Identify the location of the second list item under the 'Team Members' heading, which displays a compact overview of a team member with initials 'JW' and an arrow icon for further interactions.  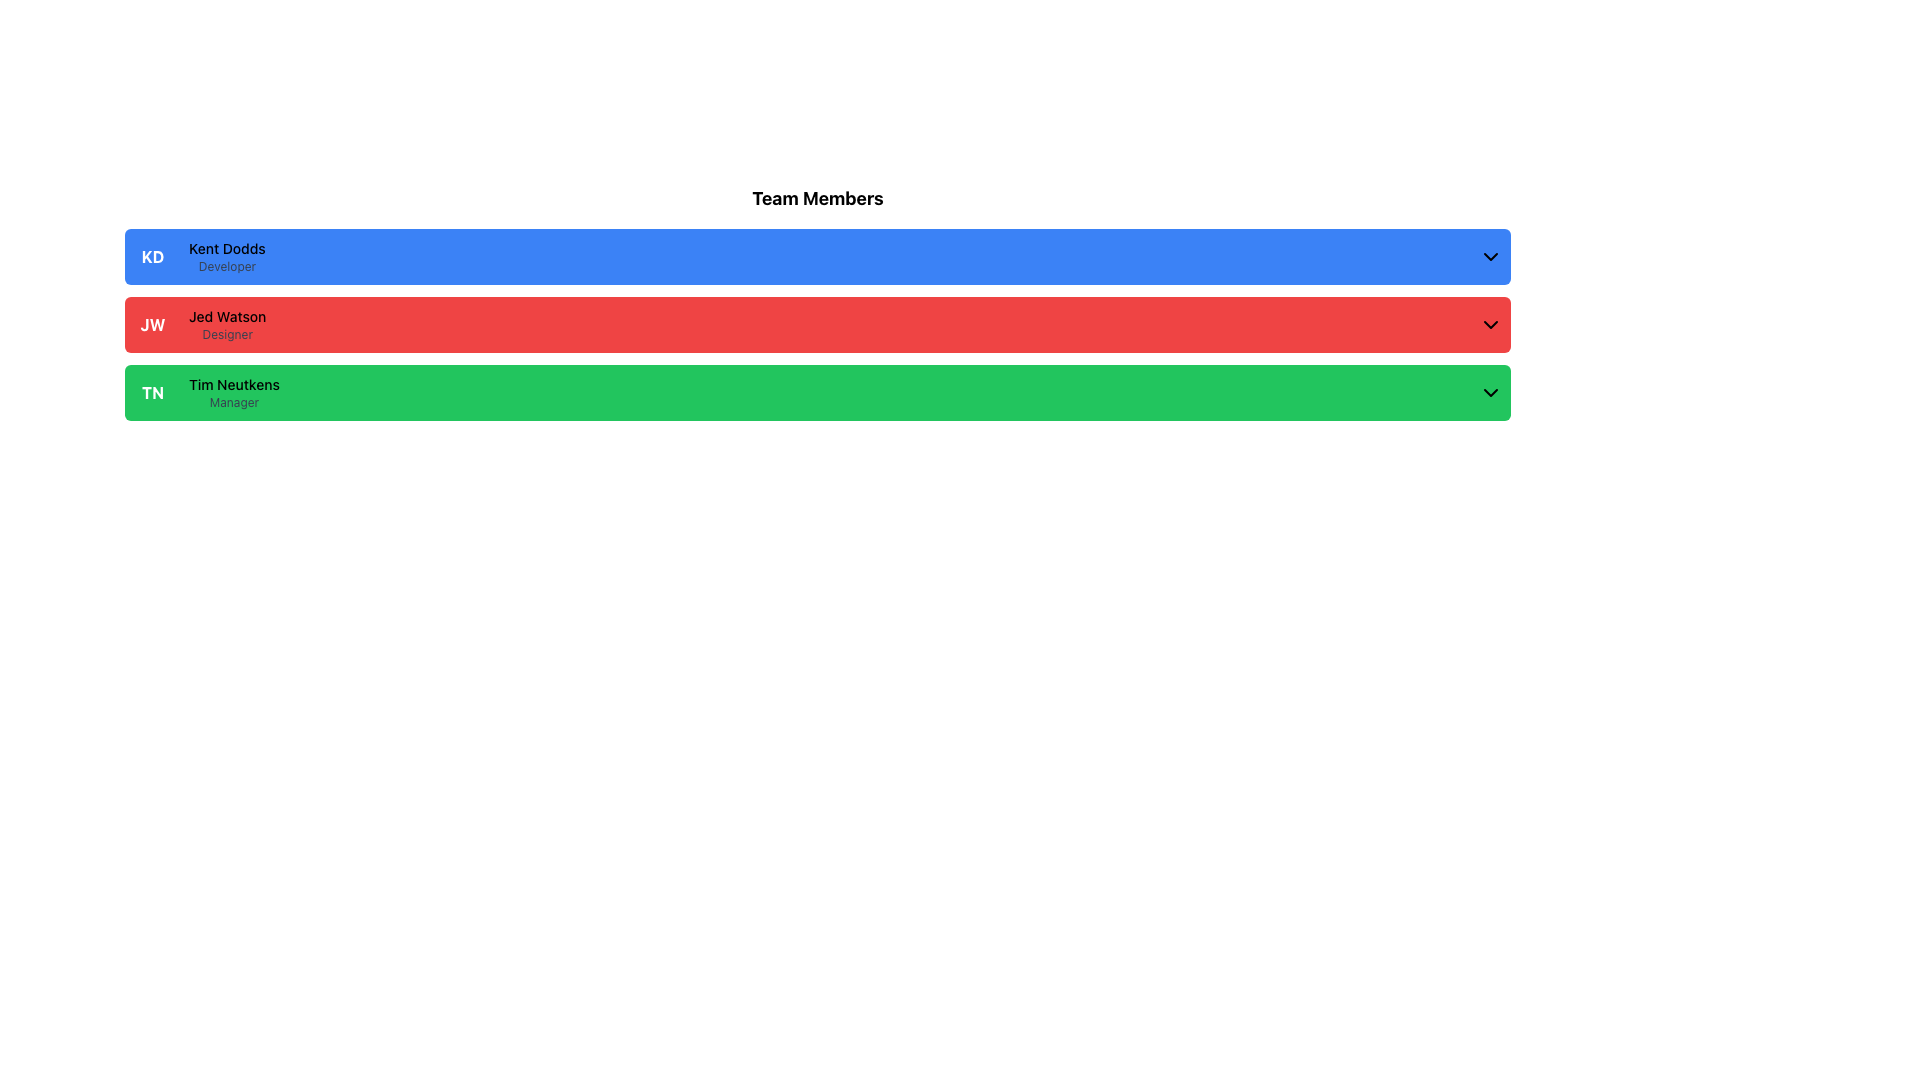
(227, 323).